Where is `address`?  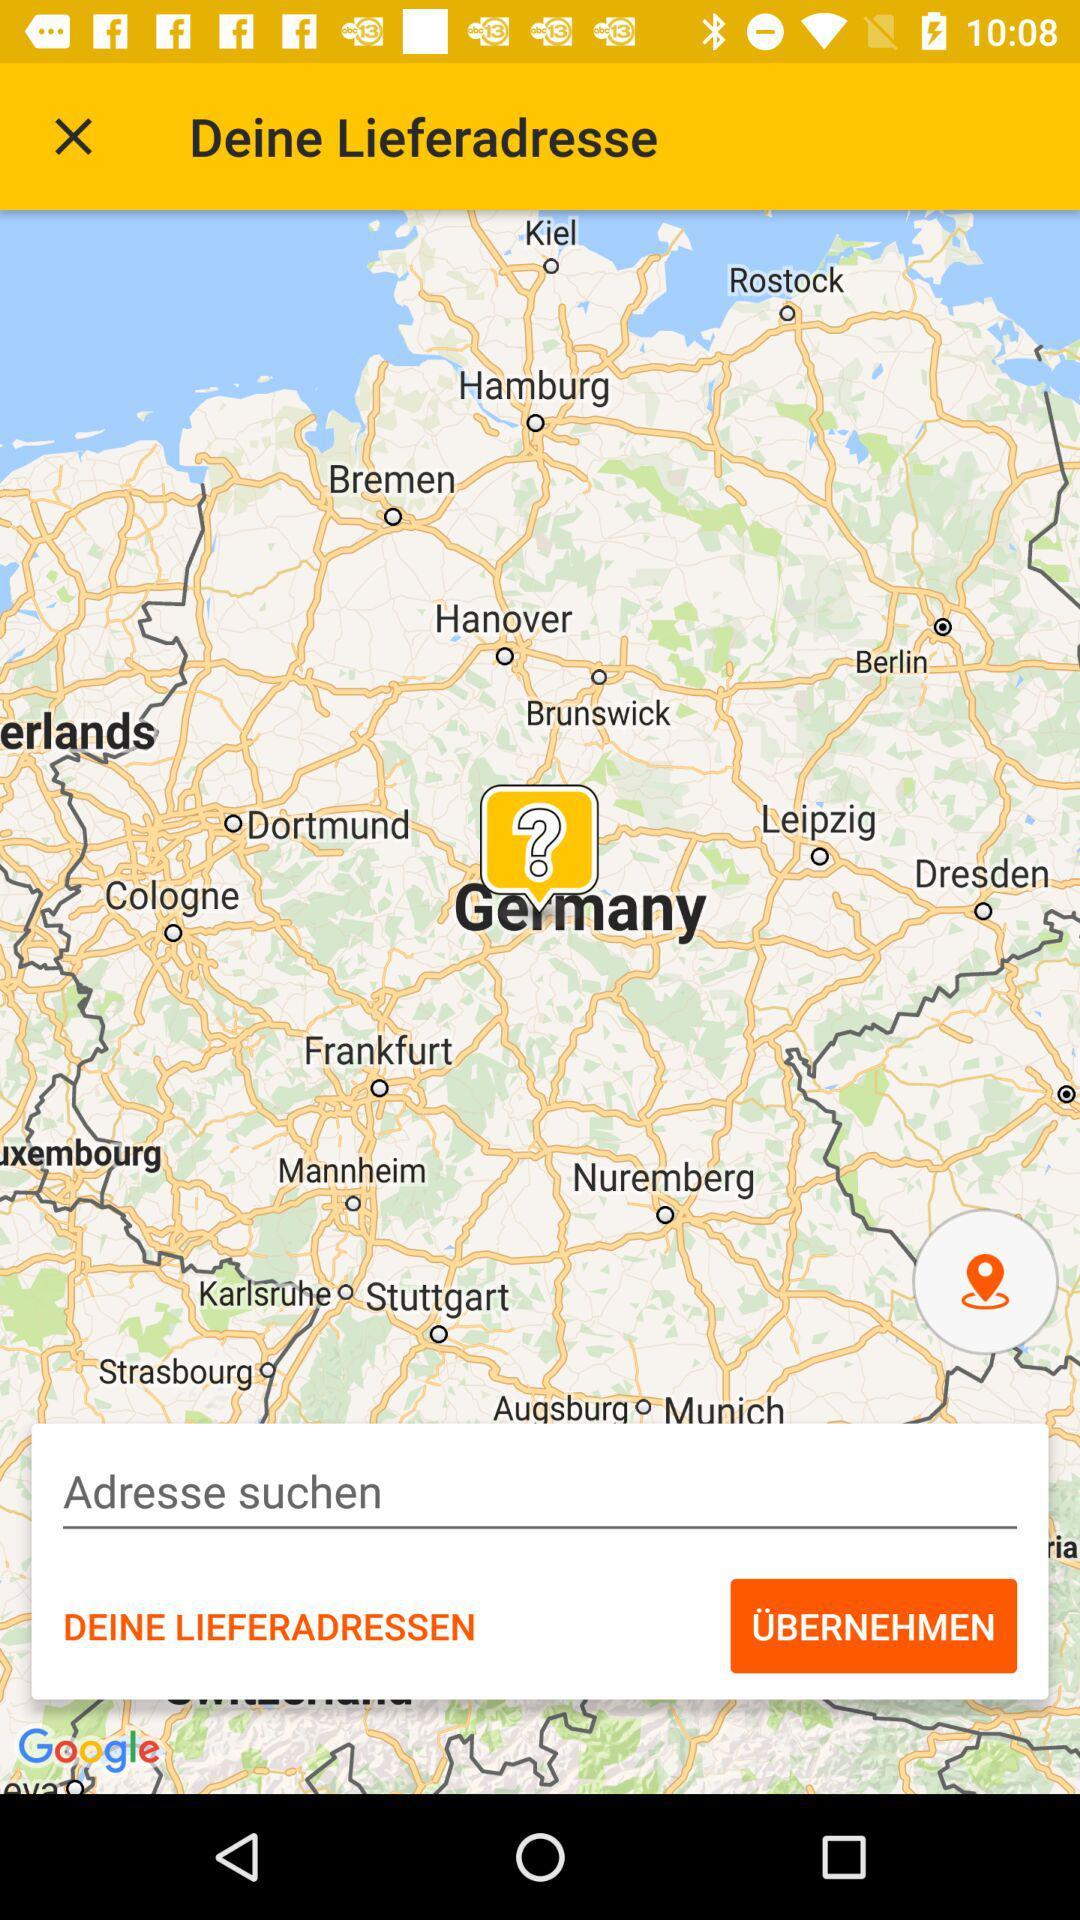
address is located at coordinates (540, 1491).